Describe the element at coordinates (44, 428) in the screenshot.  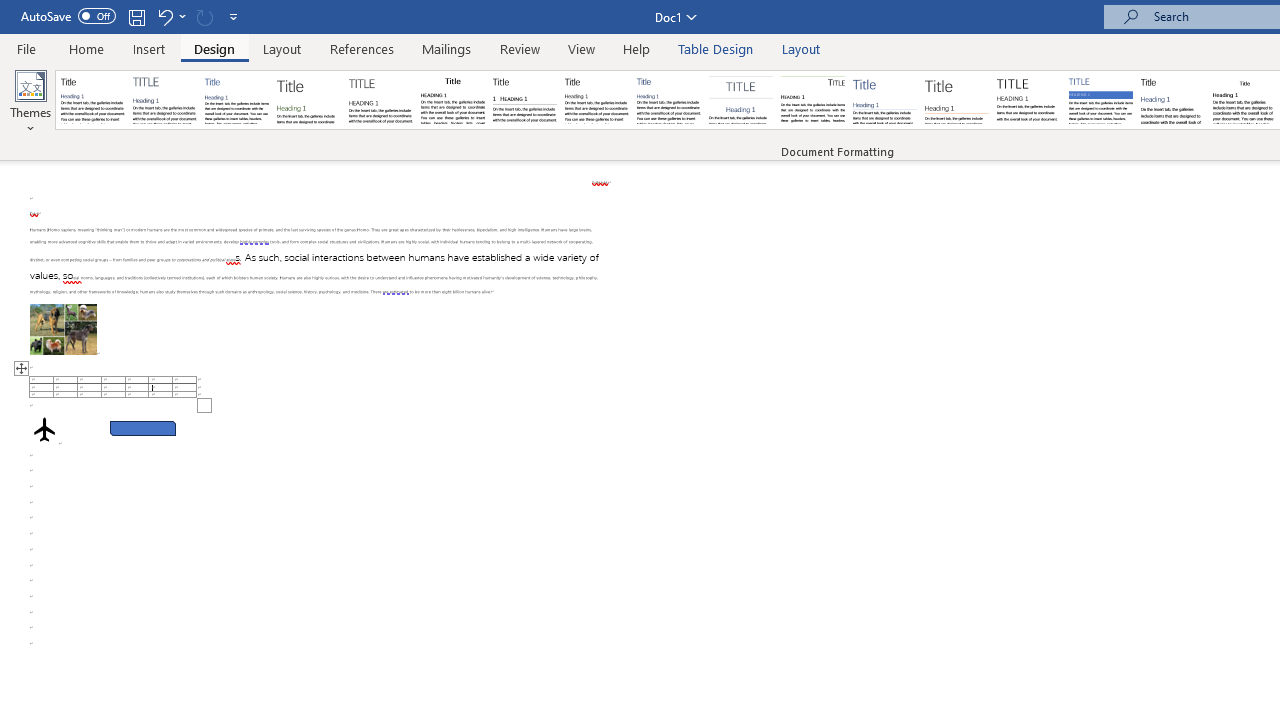
I see `'Airplane with solid fill'` at that location.